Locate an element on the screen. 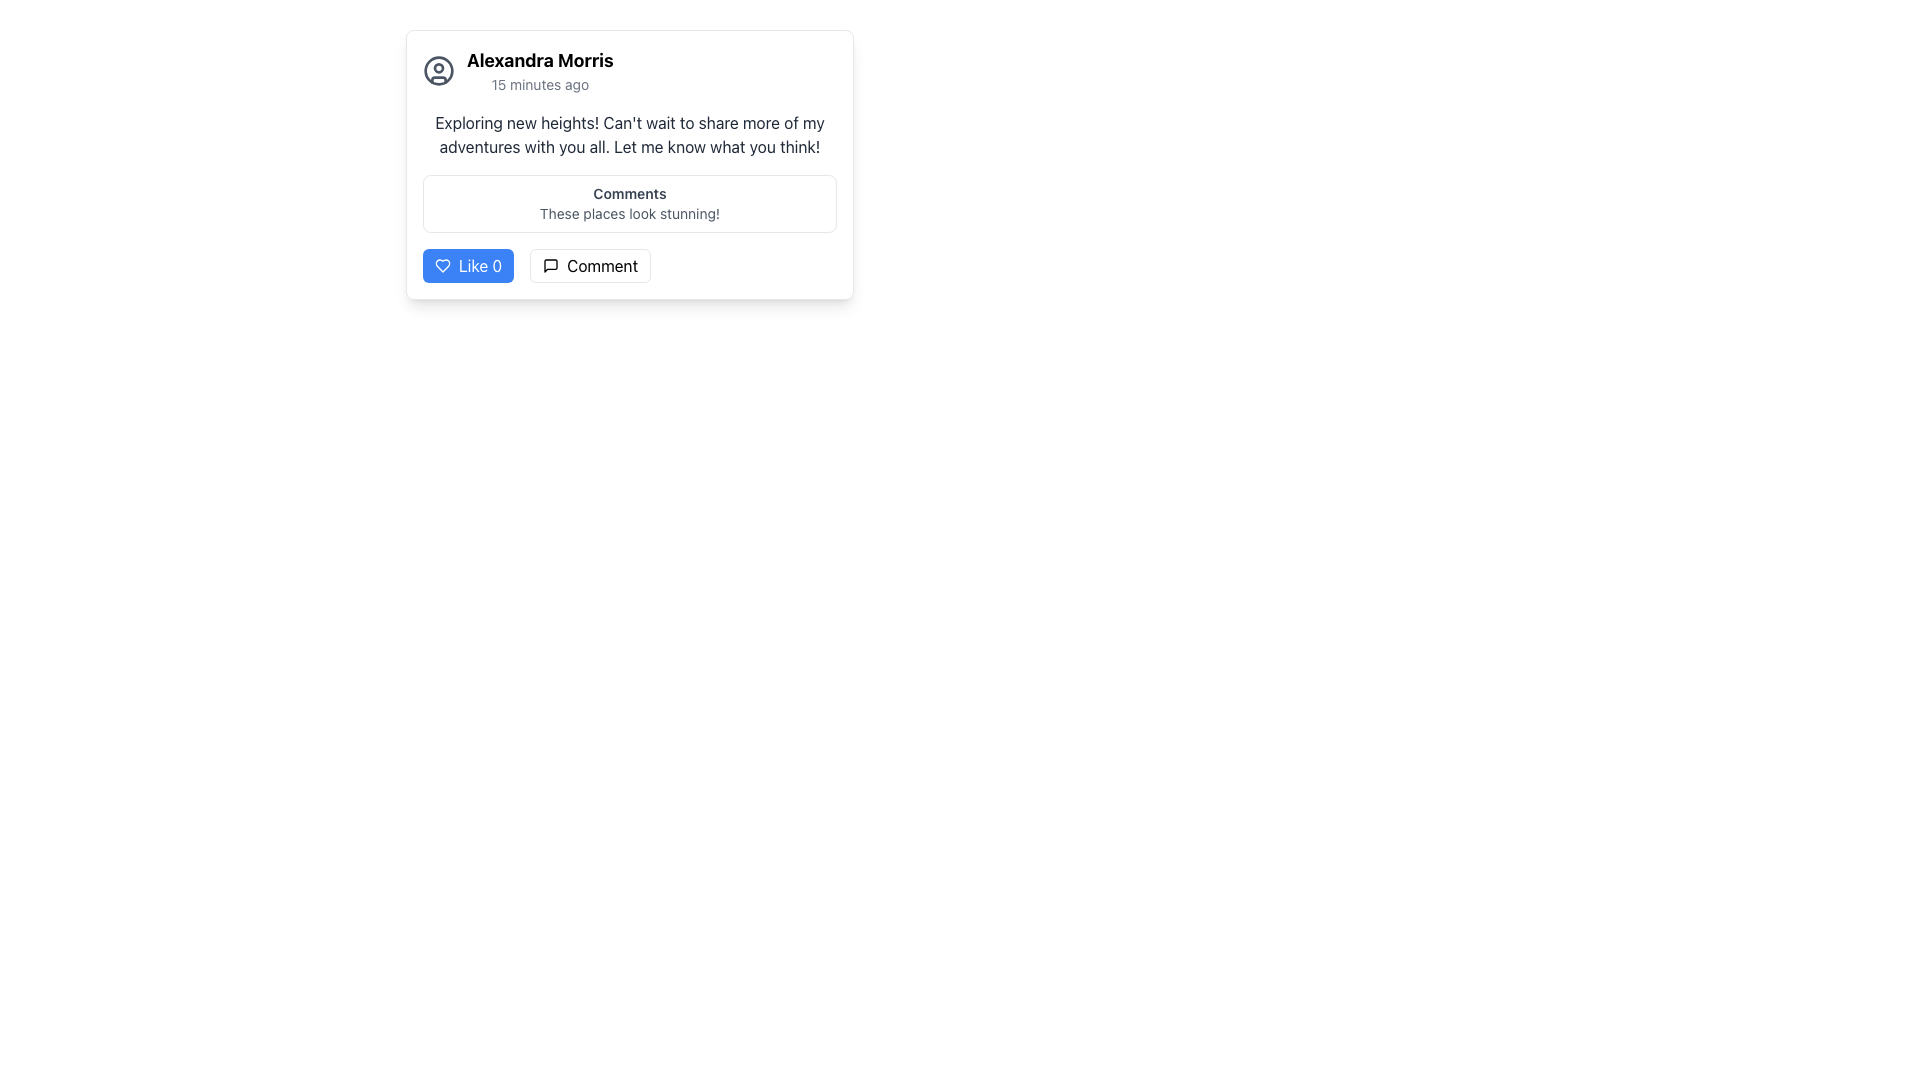 This screenshot has height=1080, width=1920. the small square speech bubble icon, which is rendered in black lines and located inside the 'Comment' button, to the left of the 'Comment' label text is located at coordinates (551, 265).